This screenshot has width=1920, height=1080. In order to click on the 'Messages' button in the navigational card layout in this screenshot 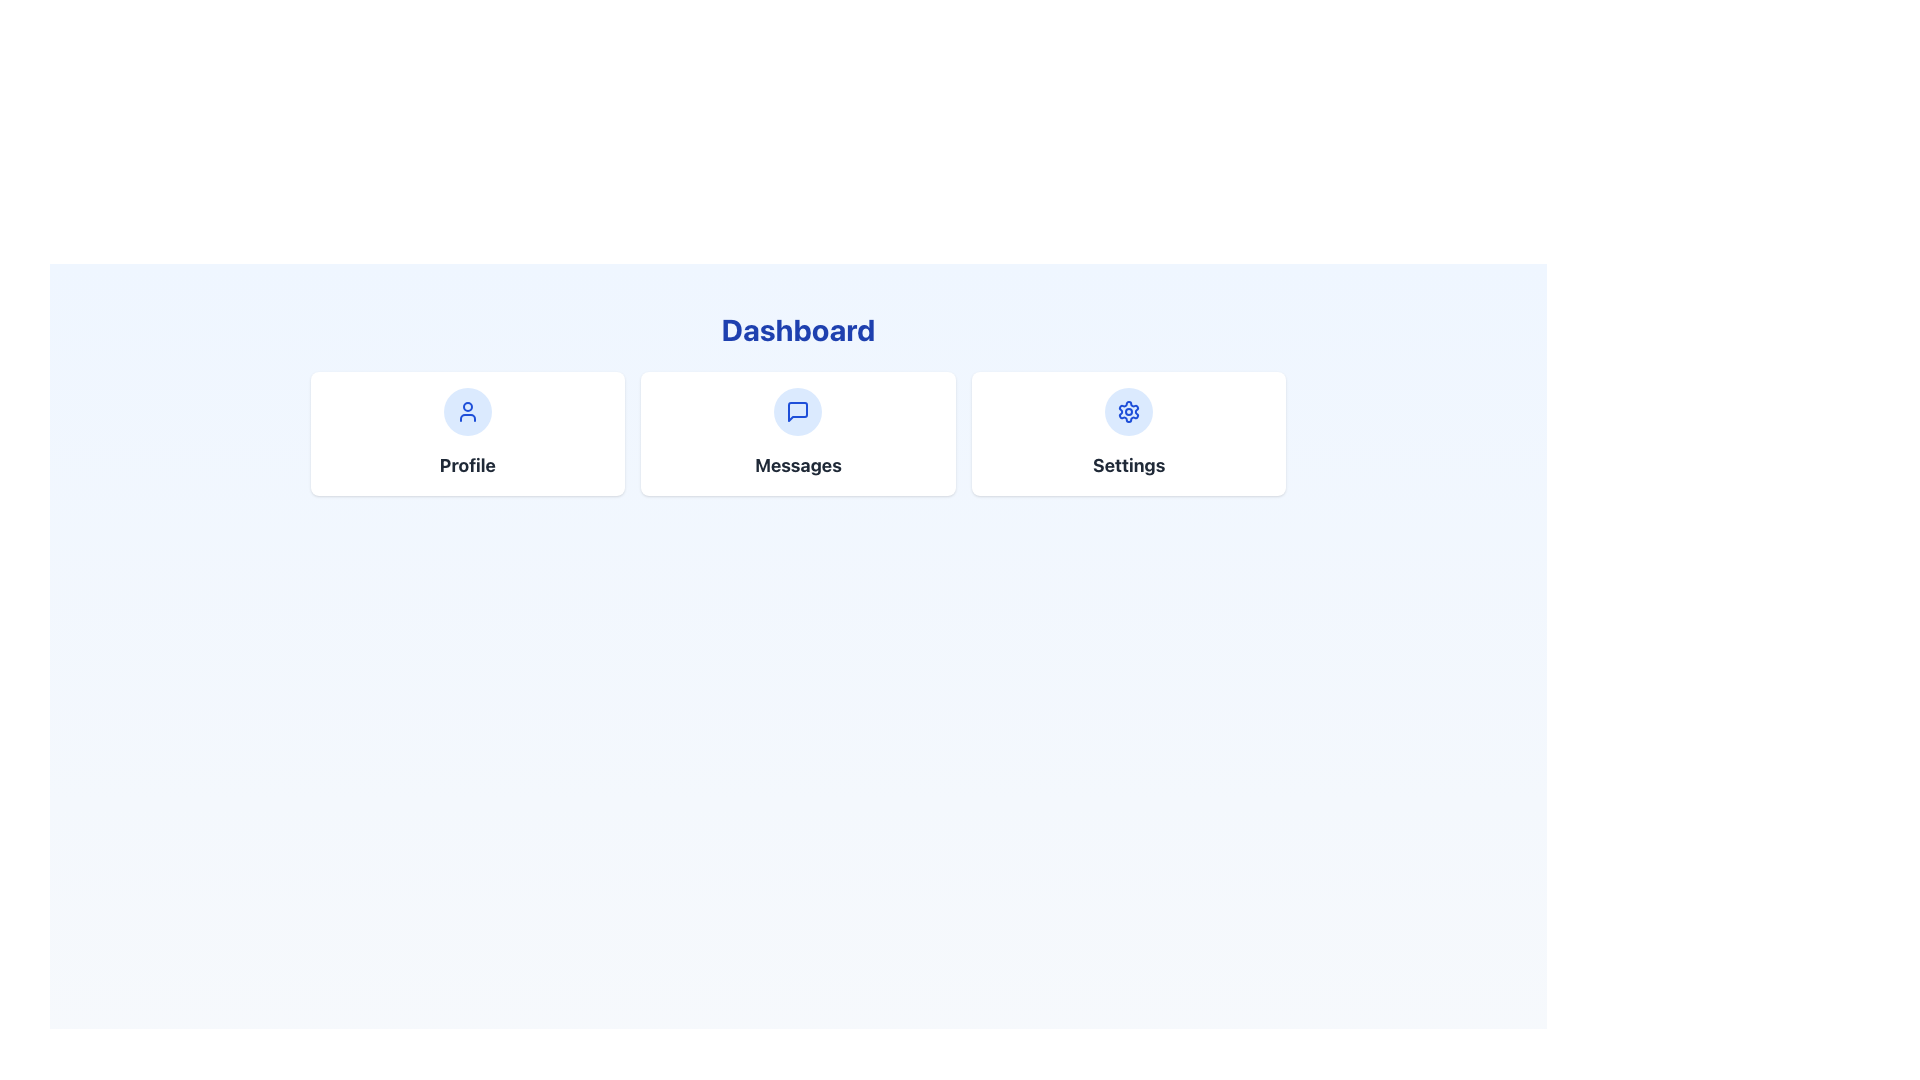, I will do `click(797, 433)`.